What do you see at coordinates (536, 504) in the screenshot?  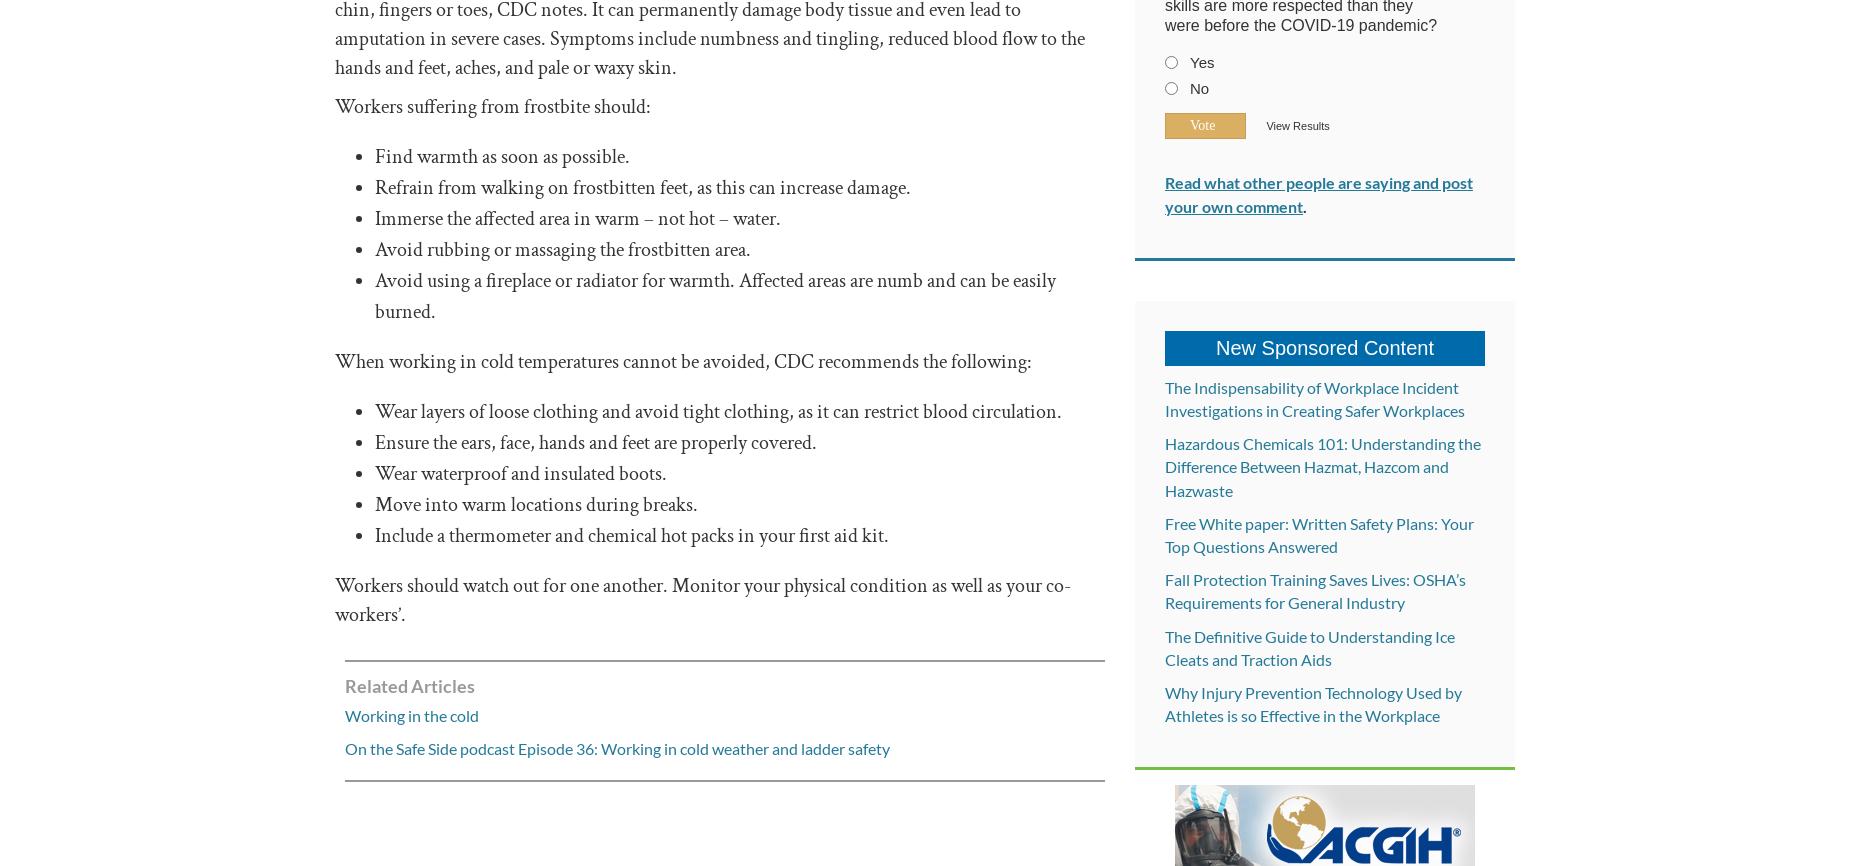 I see `'Move into warm locations during breaks.'` at bounding box center [536, 504].